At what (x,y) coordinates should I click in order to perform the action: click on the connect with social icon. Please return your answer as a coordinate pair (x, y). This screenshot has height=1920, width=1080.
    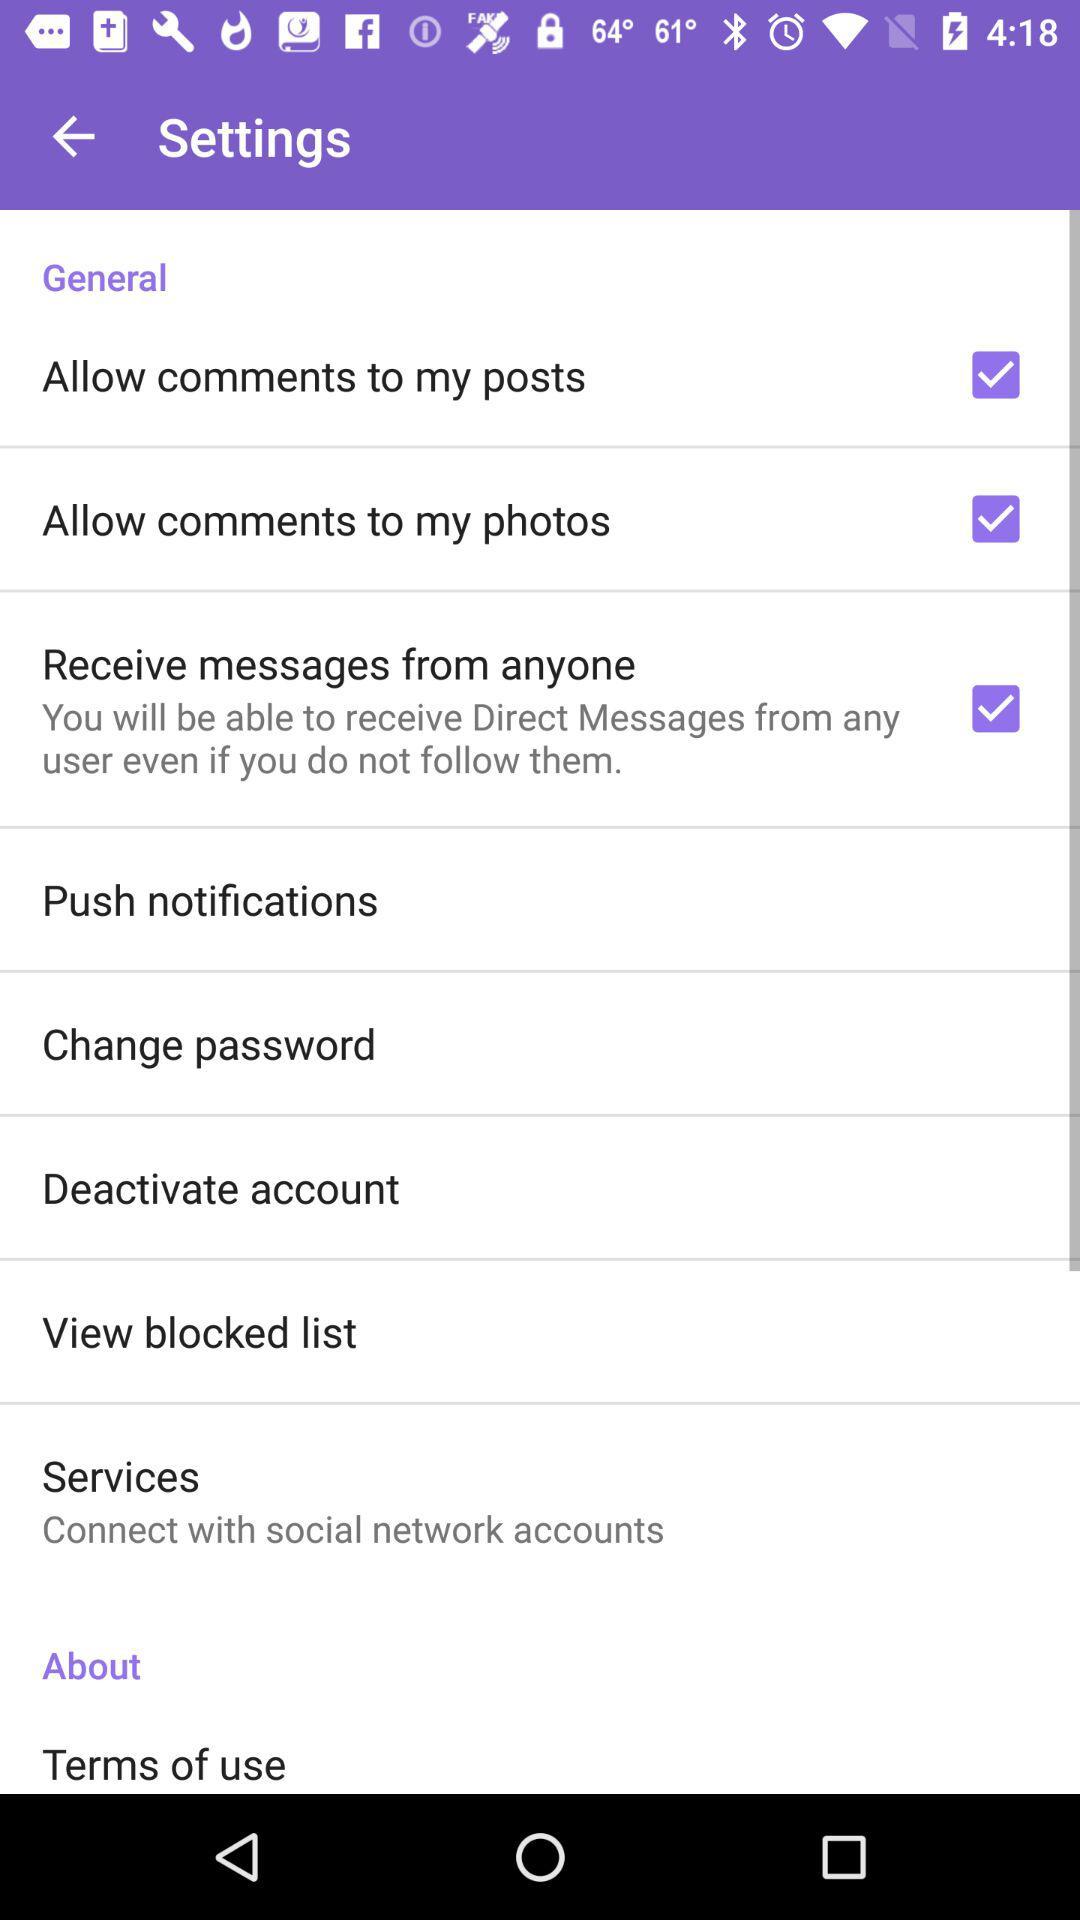
    Looking at the image, I should click on (352, 1527).